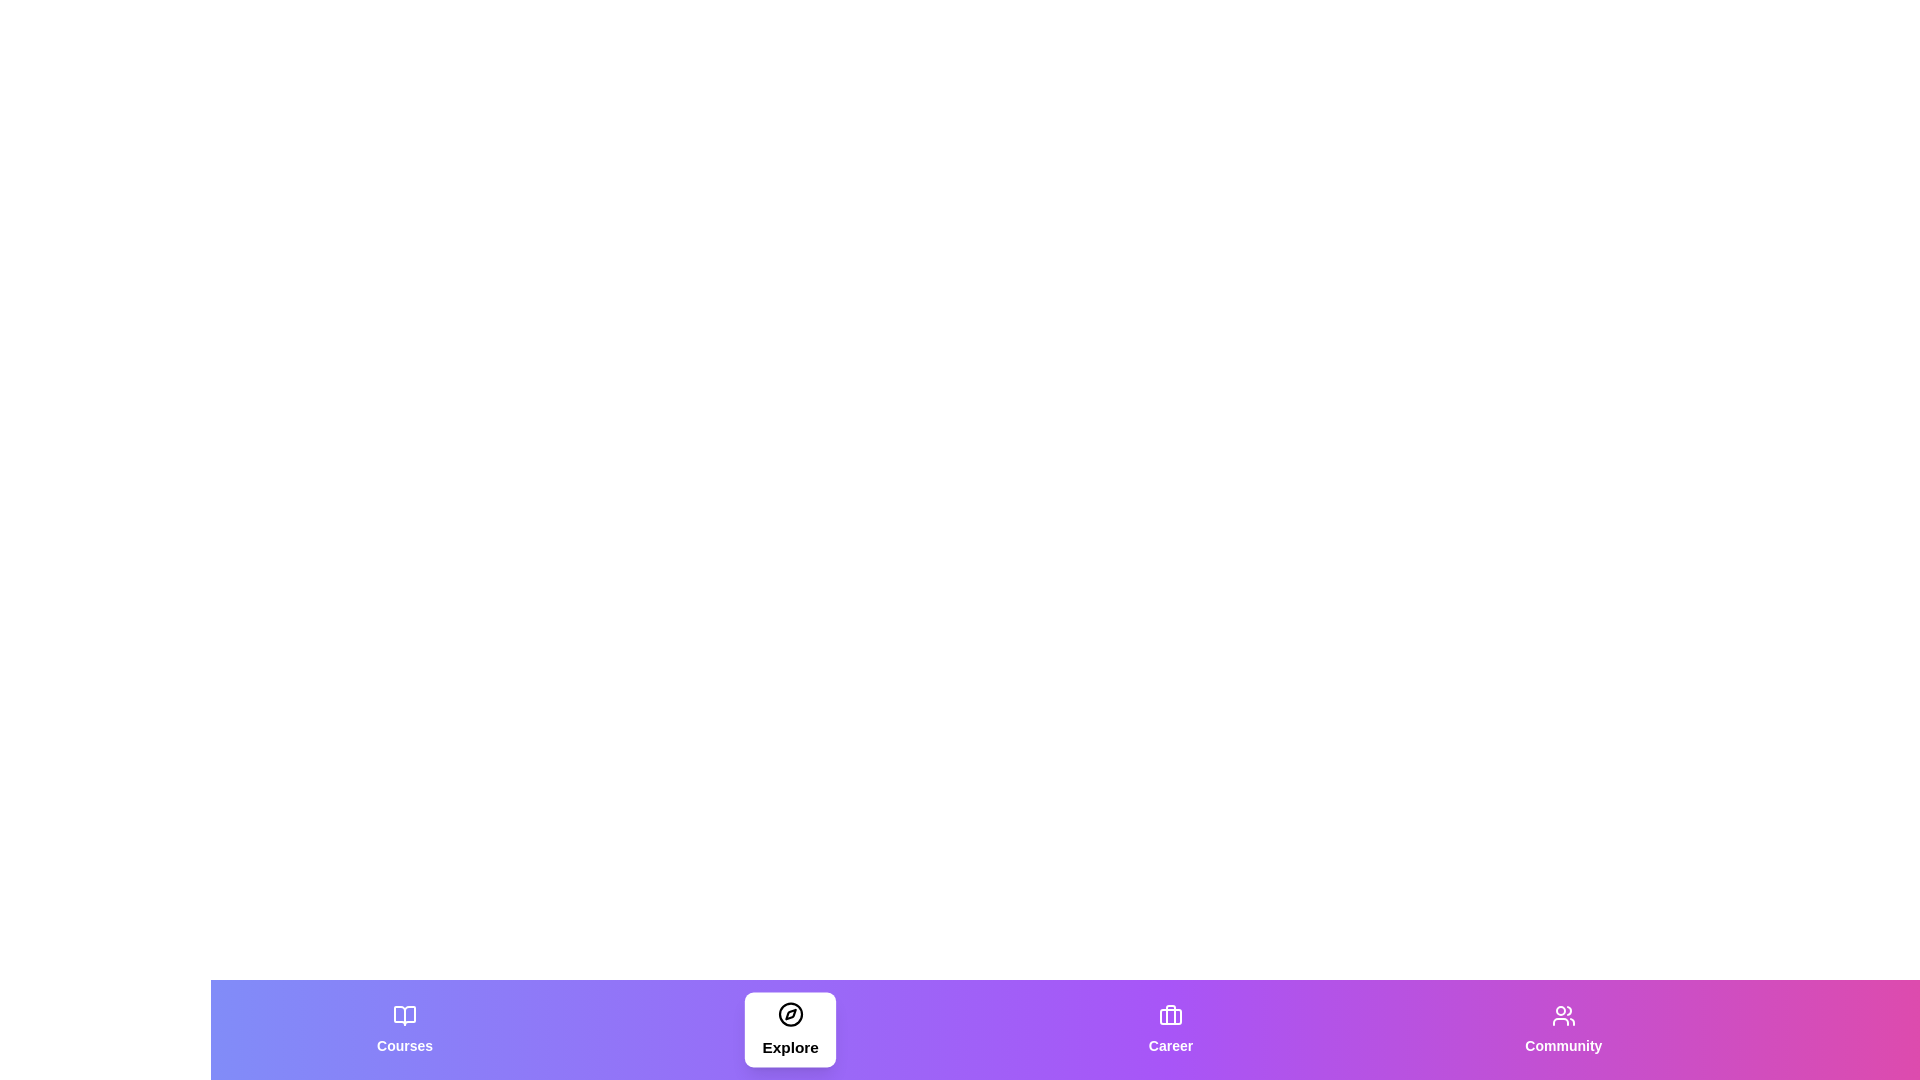  What do you see at coordinates (1562, 1029) in the screenshot?
I see `the tab labeled Community` at bounding box center [1562, 1029].